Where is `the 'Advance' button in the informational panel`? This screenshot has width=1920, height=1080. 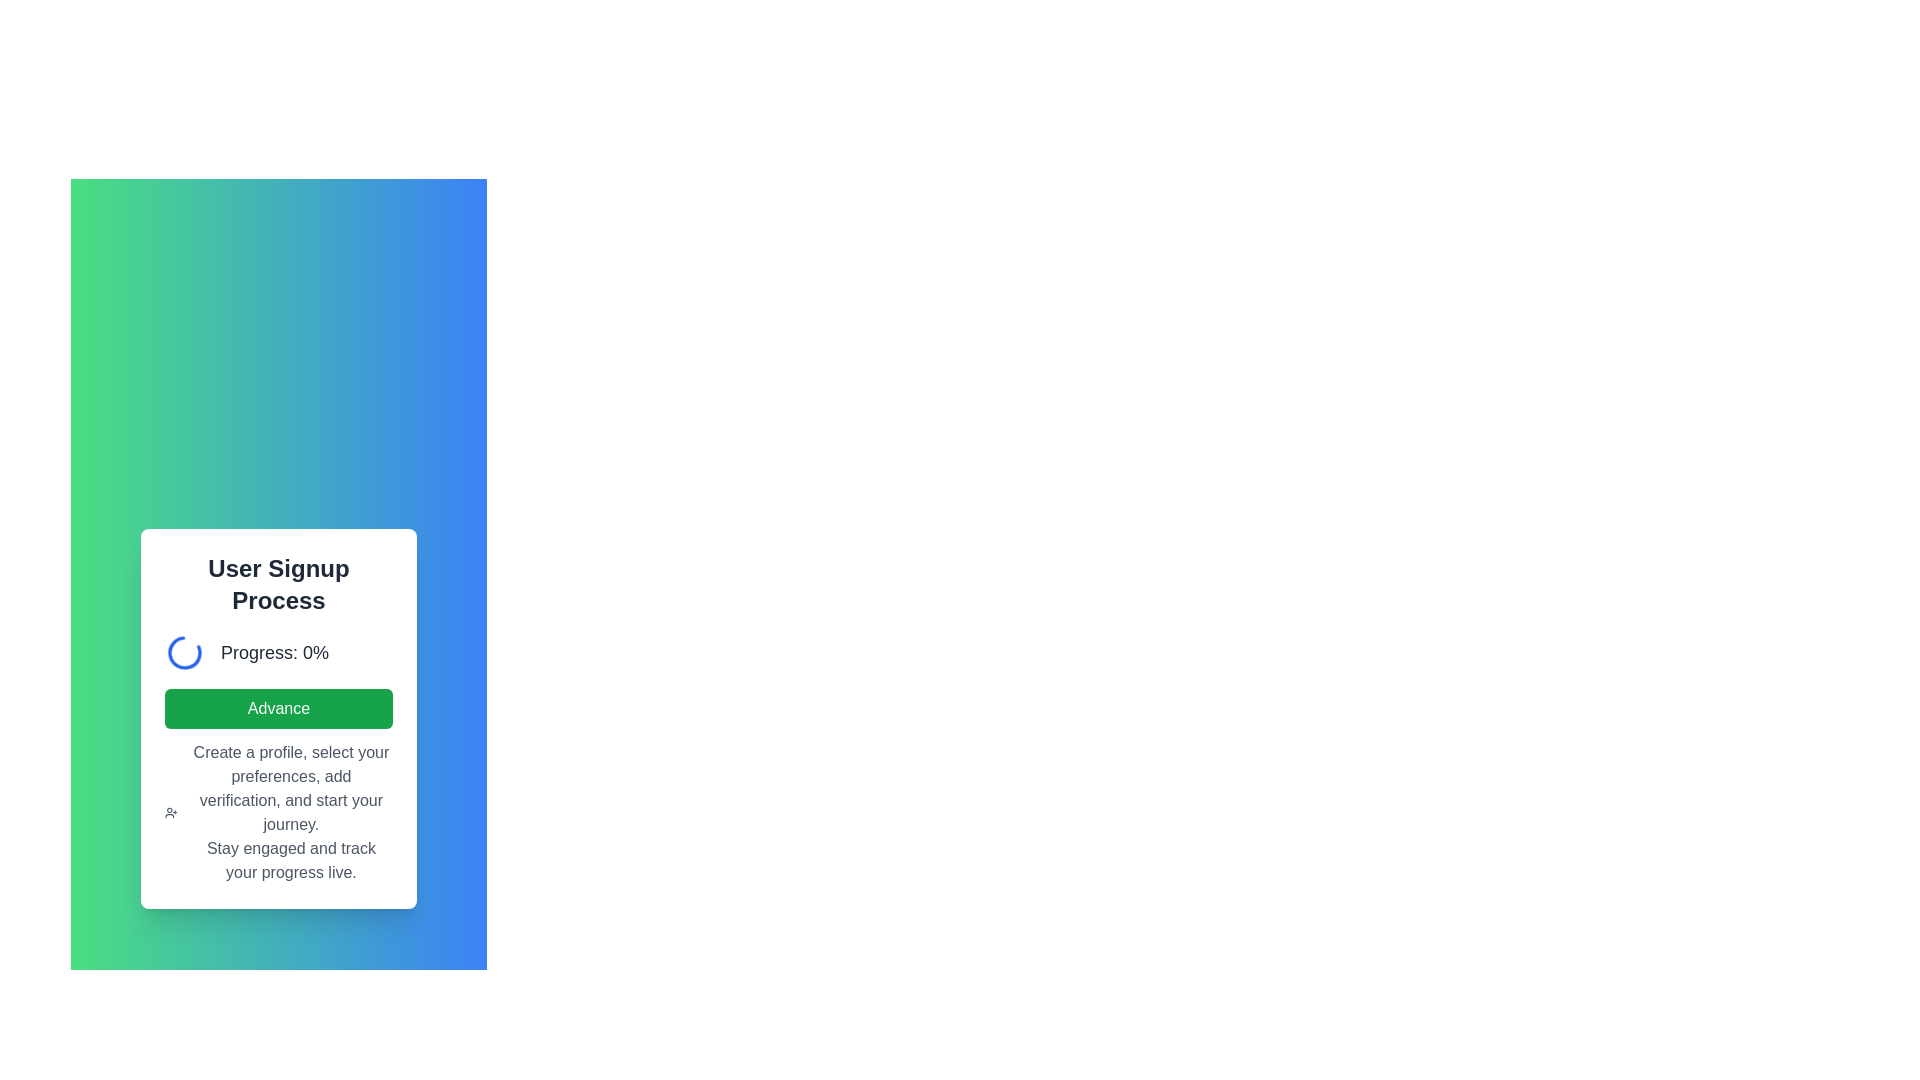
the 'Advance' button in the informational panel is located at coordinates (277, 717).